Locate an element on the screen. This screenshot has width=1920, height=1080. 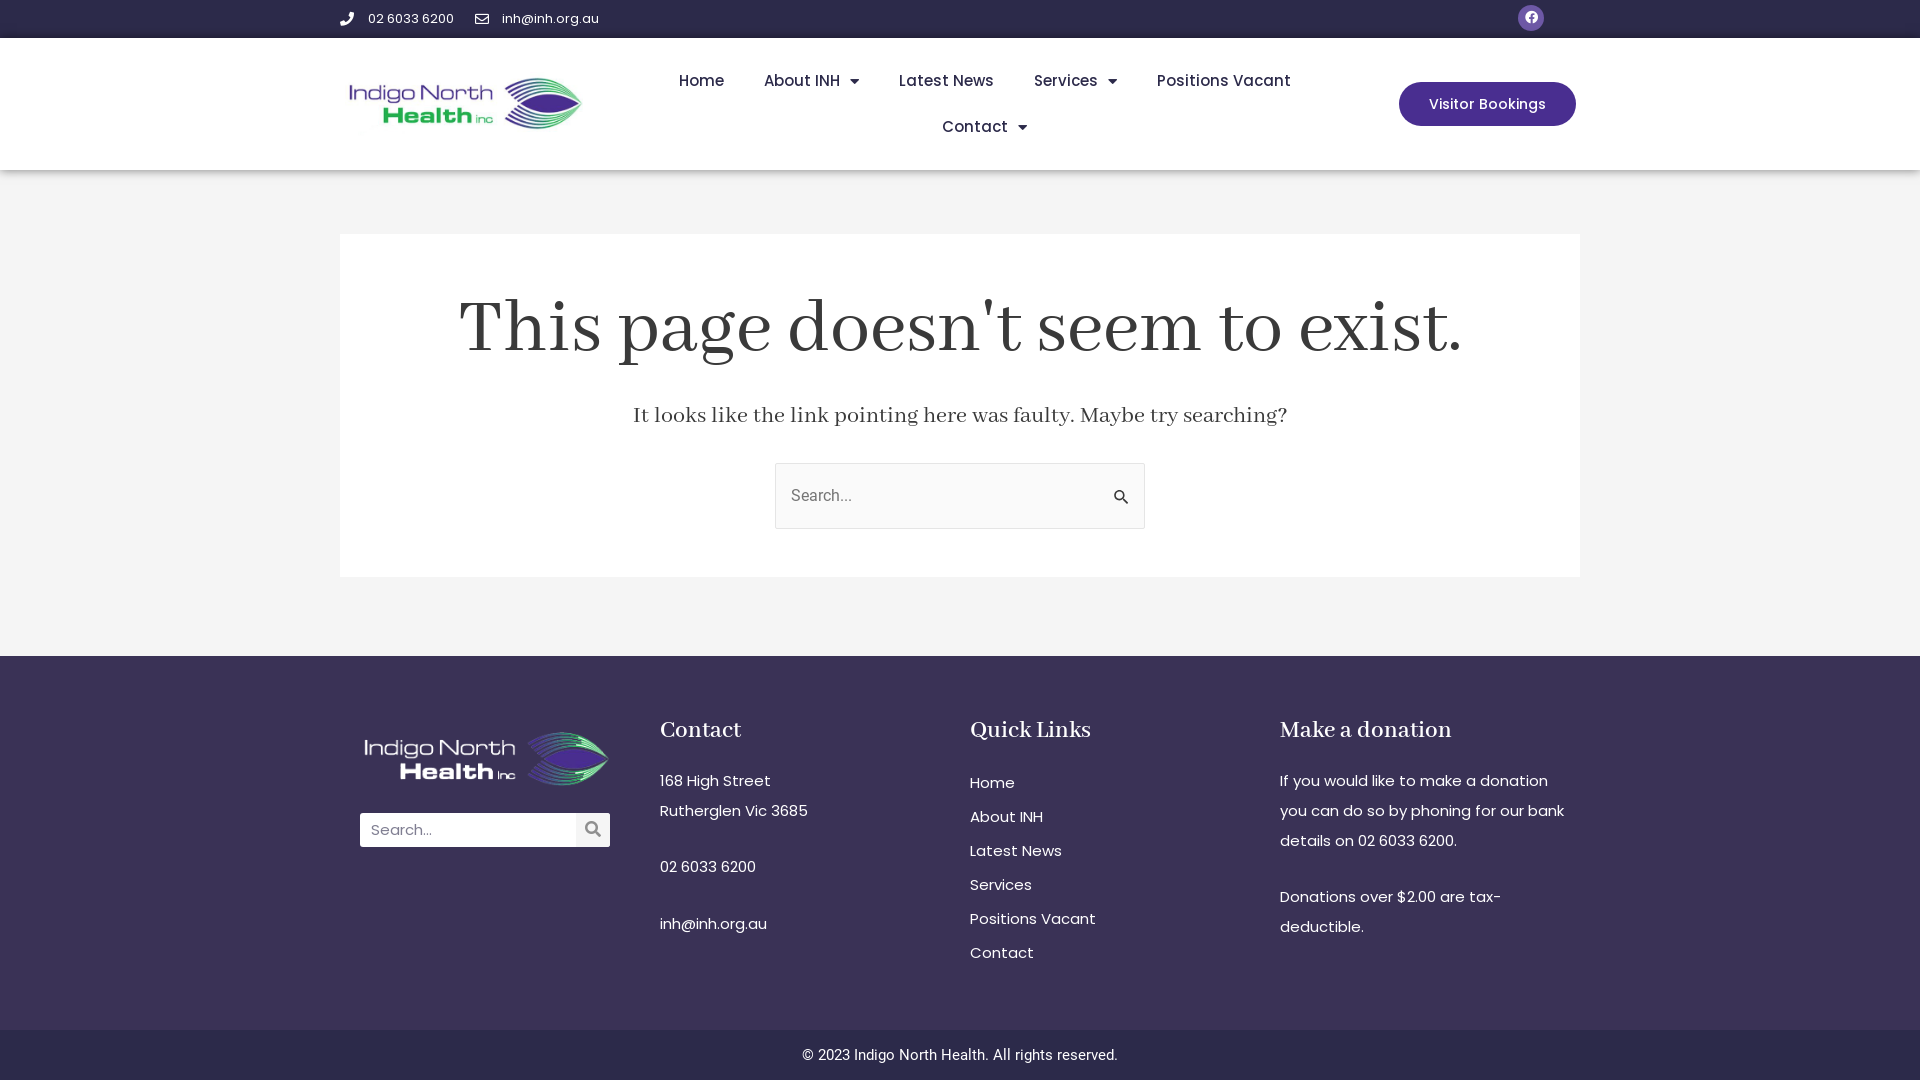
'Latest News' is located at coordinates (945, 80).